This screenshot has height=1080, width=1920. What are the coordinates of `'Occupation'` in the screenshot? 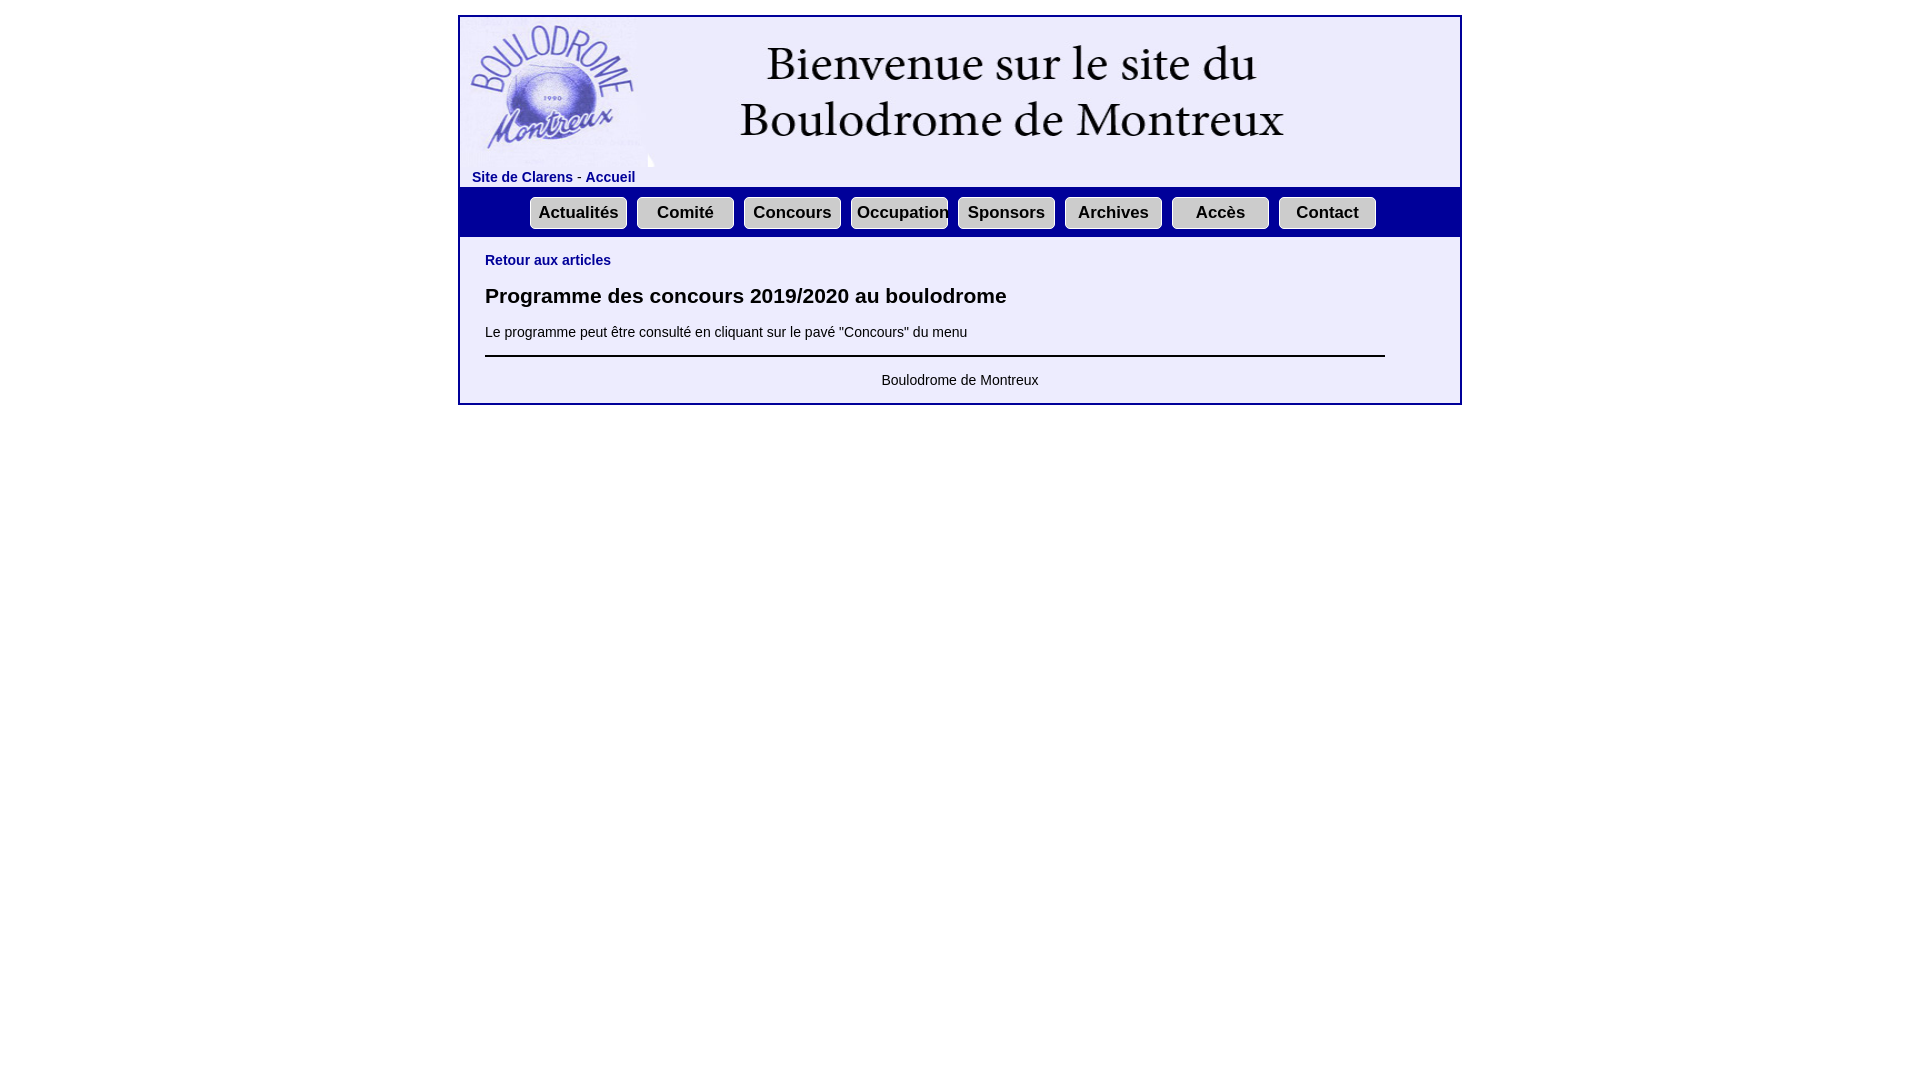 It's located at (857, 212).